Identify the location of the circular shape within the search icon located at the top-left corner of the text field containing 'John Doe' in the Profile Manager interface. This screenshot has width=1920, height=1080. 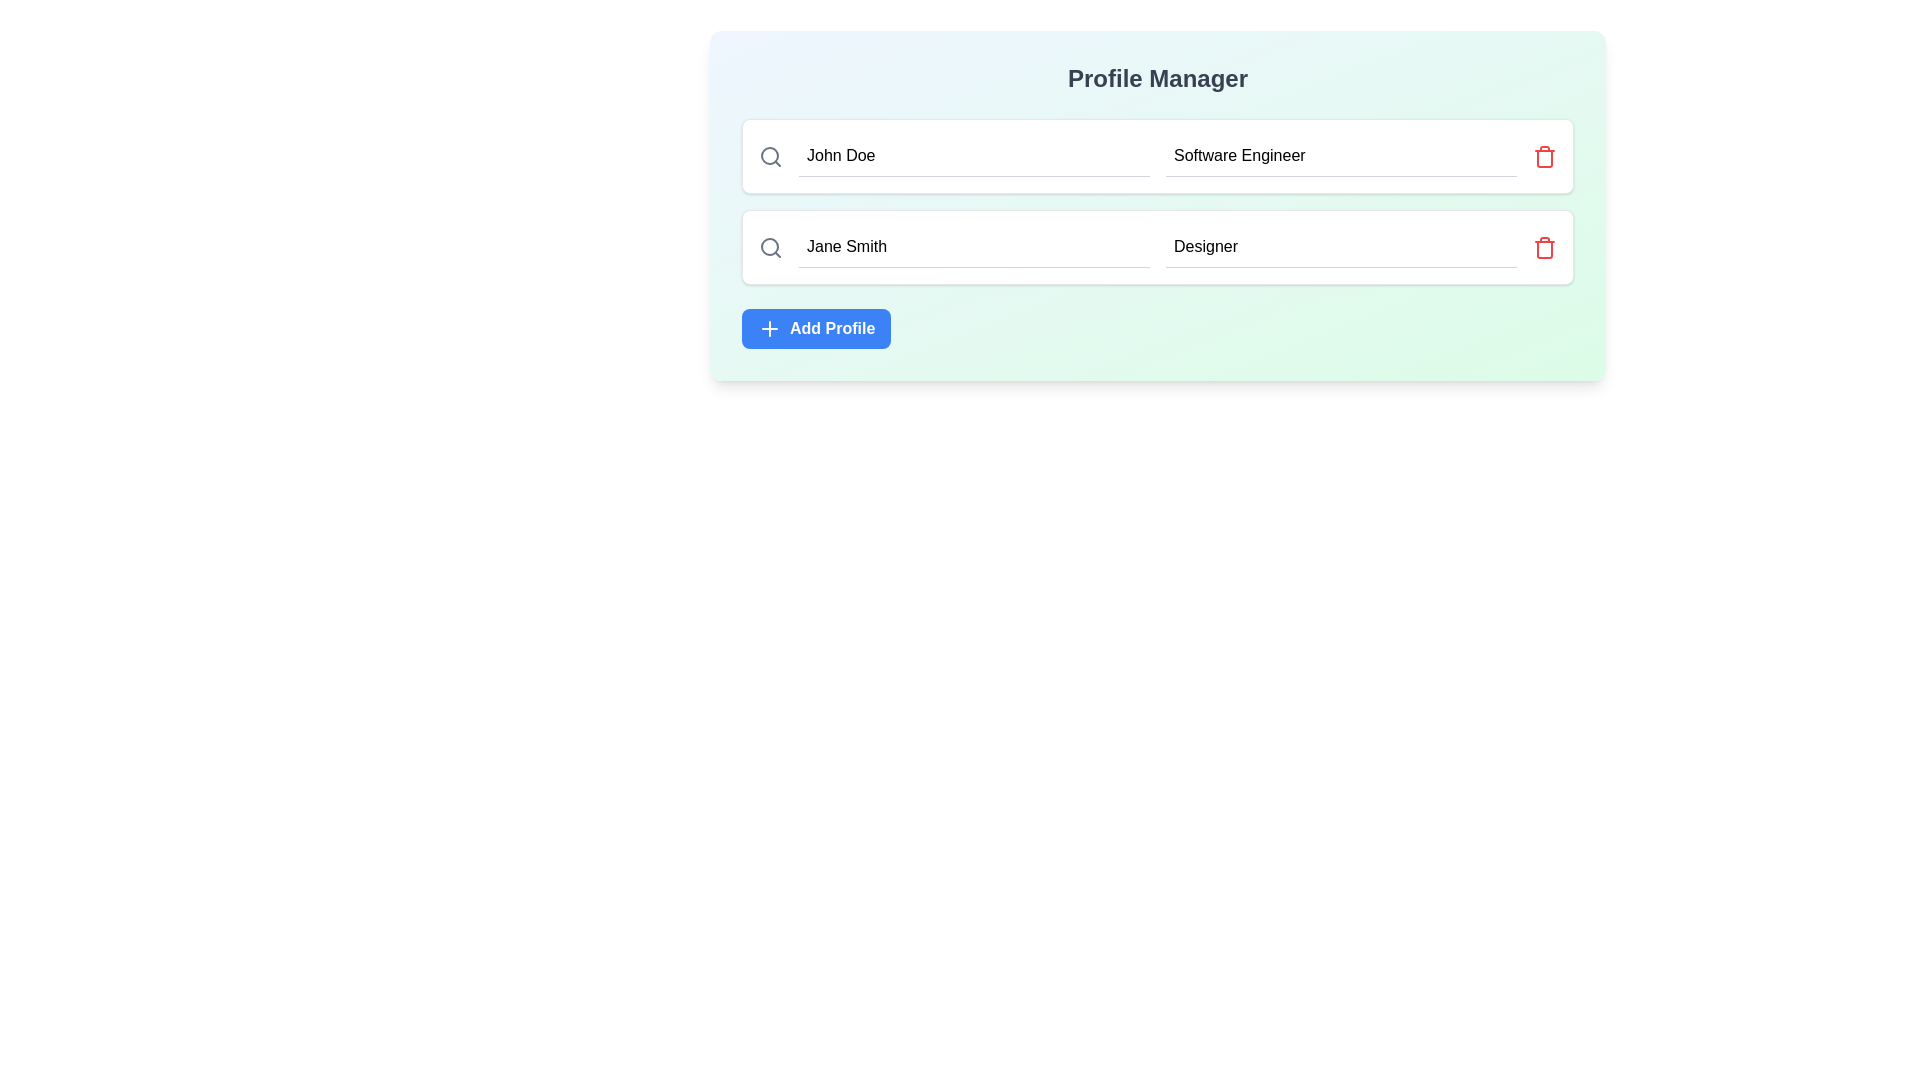
(768, 154).